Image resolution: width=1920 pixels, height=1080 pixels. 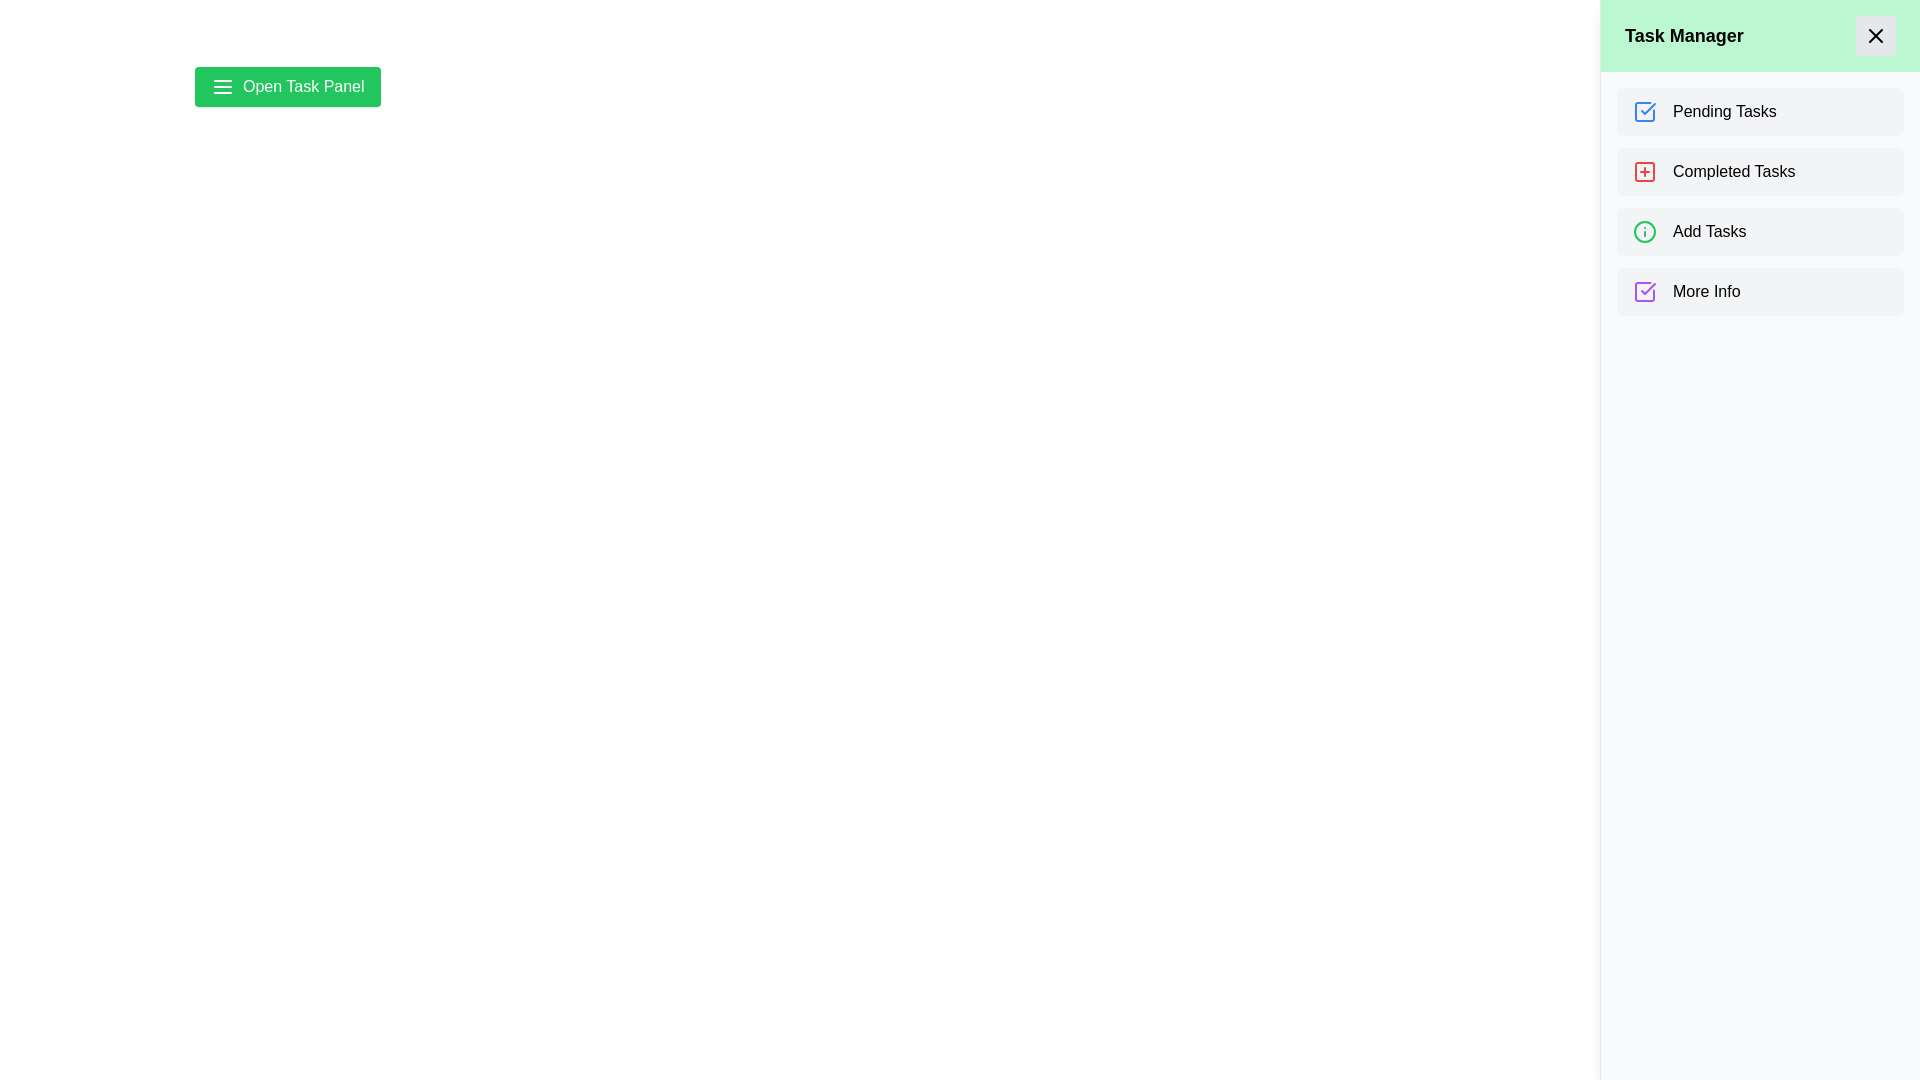 What do you see at coordinates (1875, 35) in the screenshot?
I see `close button on the task drawer header` at bounding box center [1875, 35].